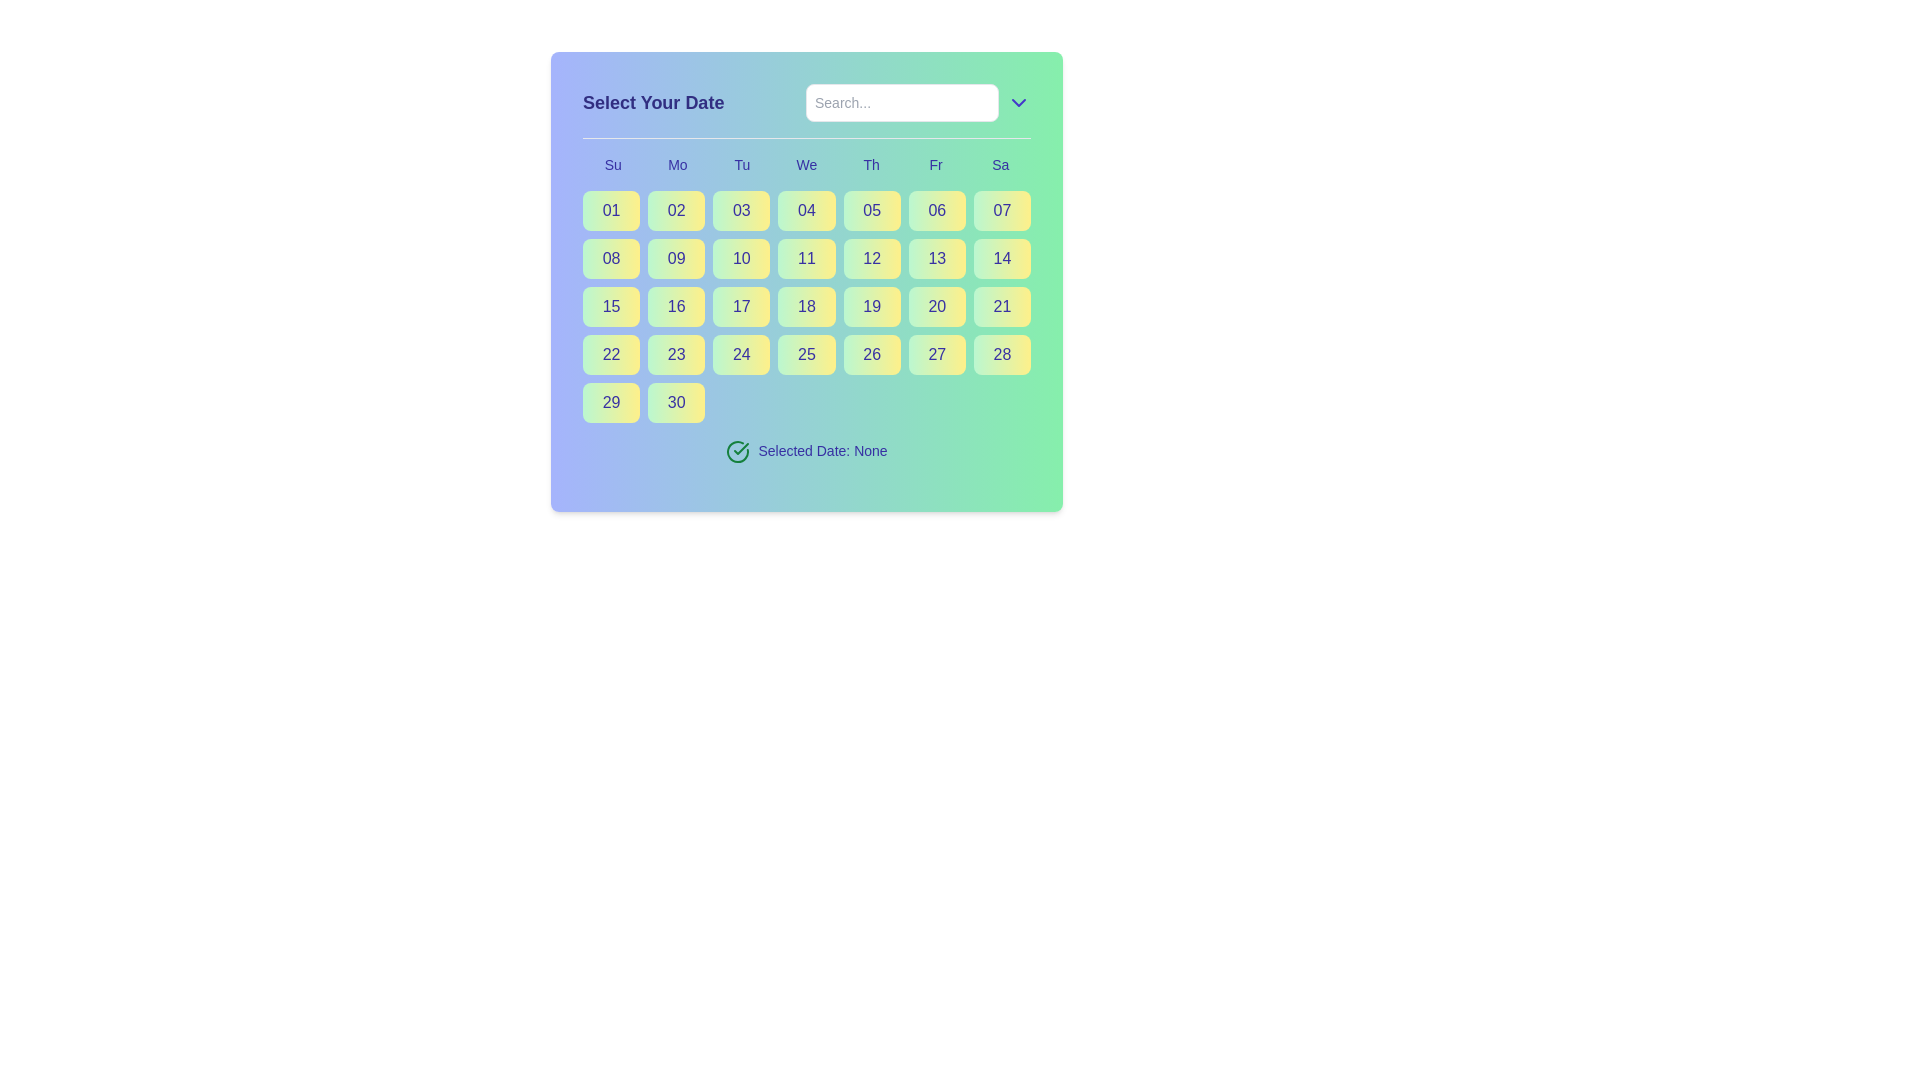 The height and width of the screenshot is (1080, 1920). What do you see at coordinates (806, 353) in the screenshot?
I see `the rounded rectangular button labeled '25' with a gradient background transitioning from green to yellow, located in the fourth row and fourth column of the calendar layout` at bounding box center [806, 353].